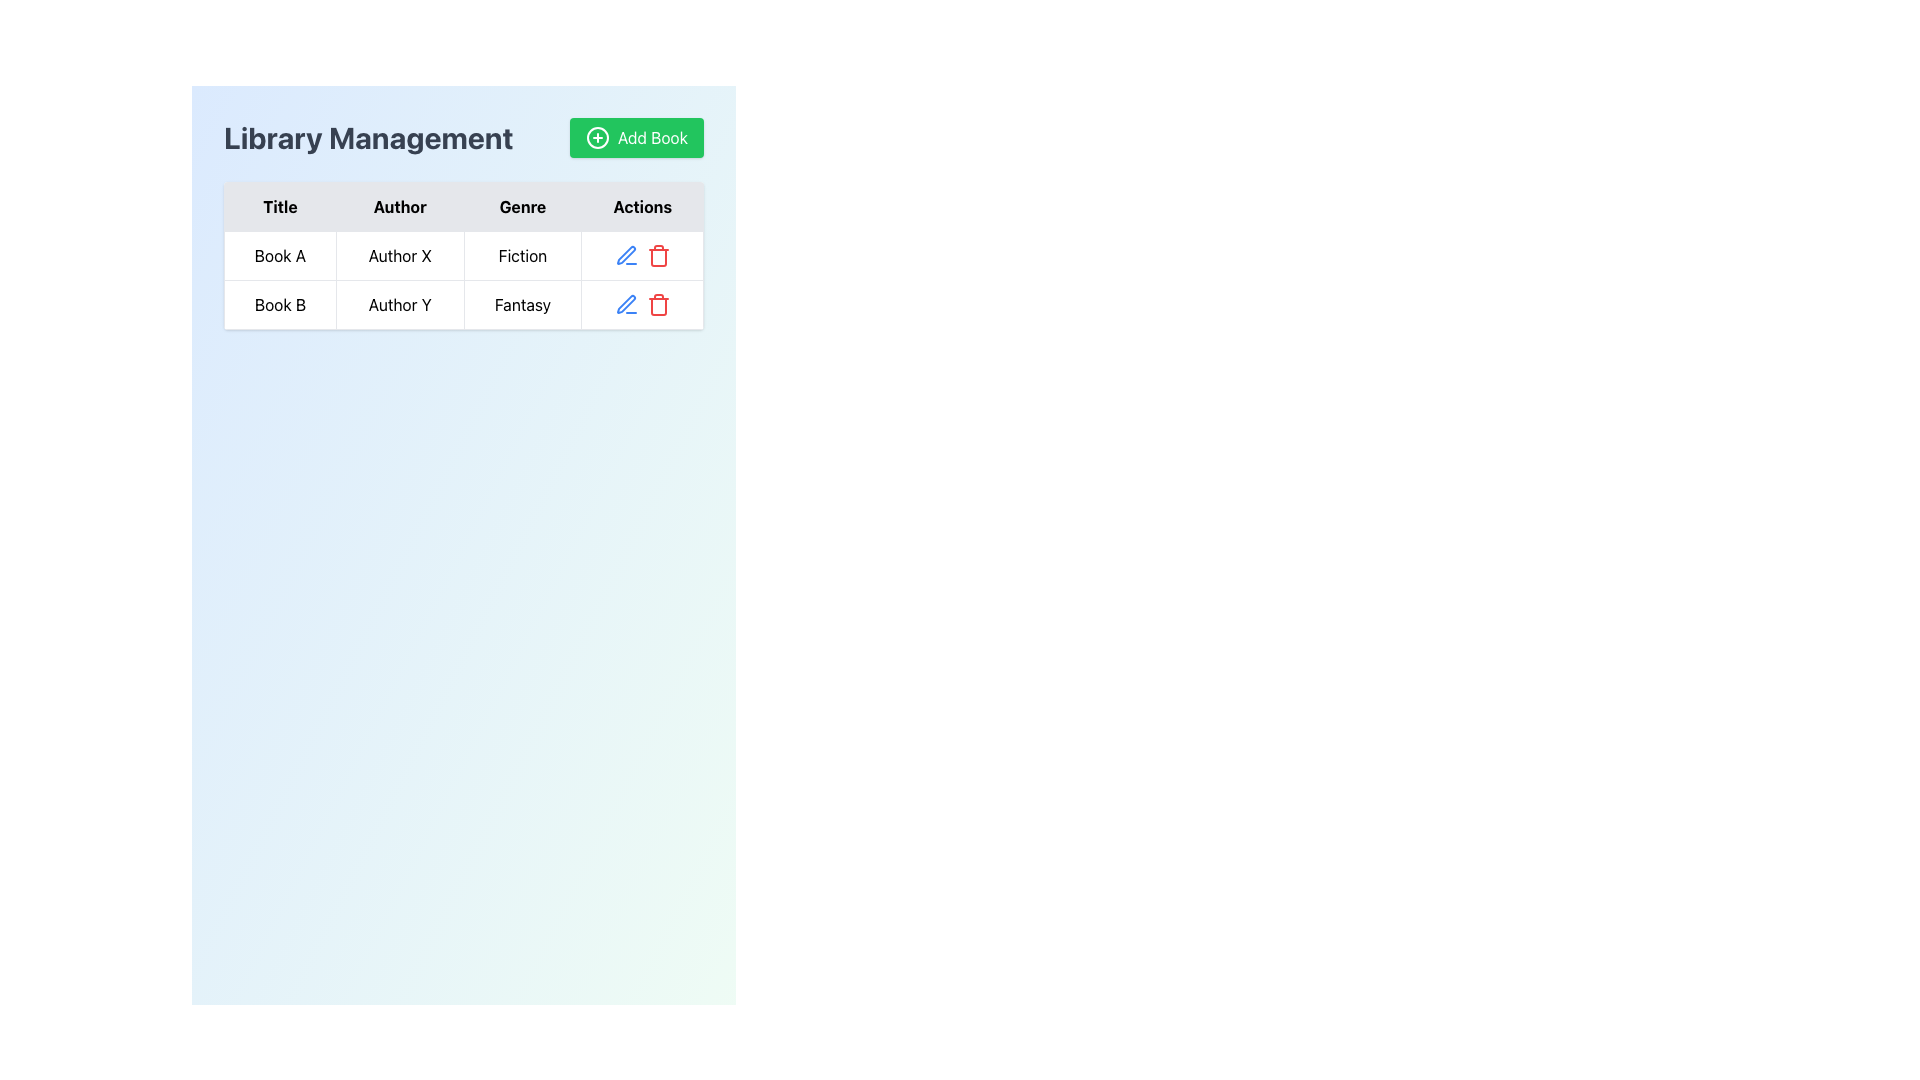 The image size is (1920, 1080). I want to click on the red trash can icon located in the 'Actions' column of the library management table, specifically in the second row, so click(657, 254).